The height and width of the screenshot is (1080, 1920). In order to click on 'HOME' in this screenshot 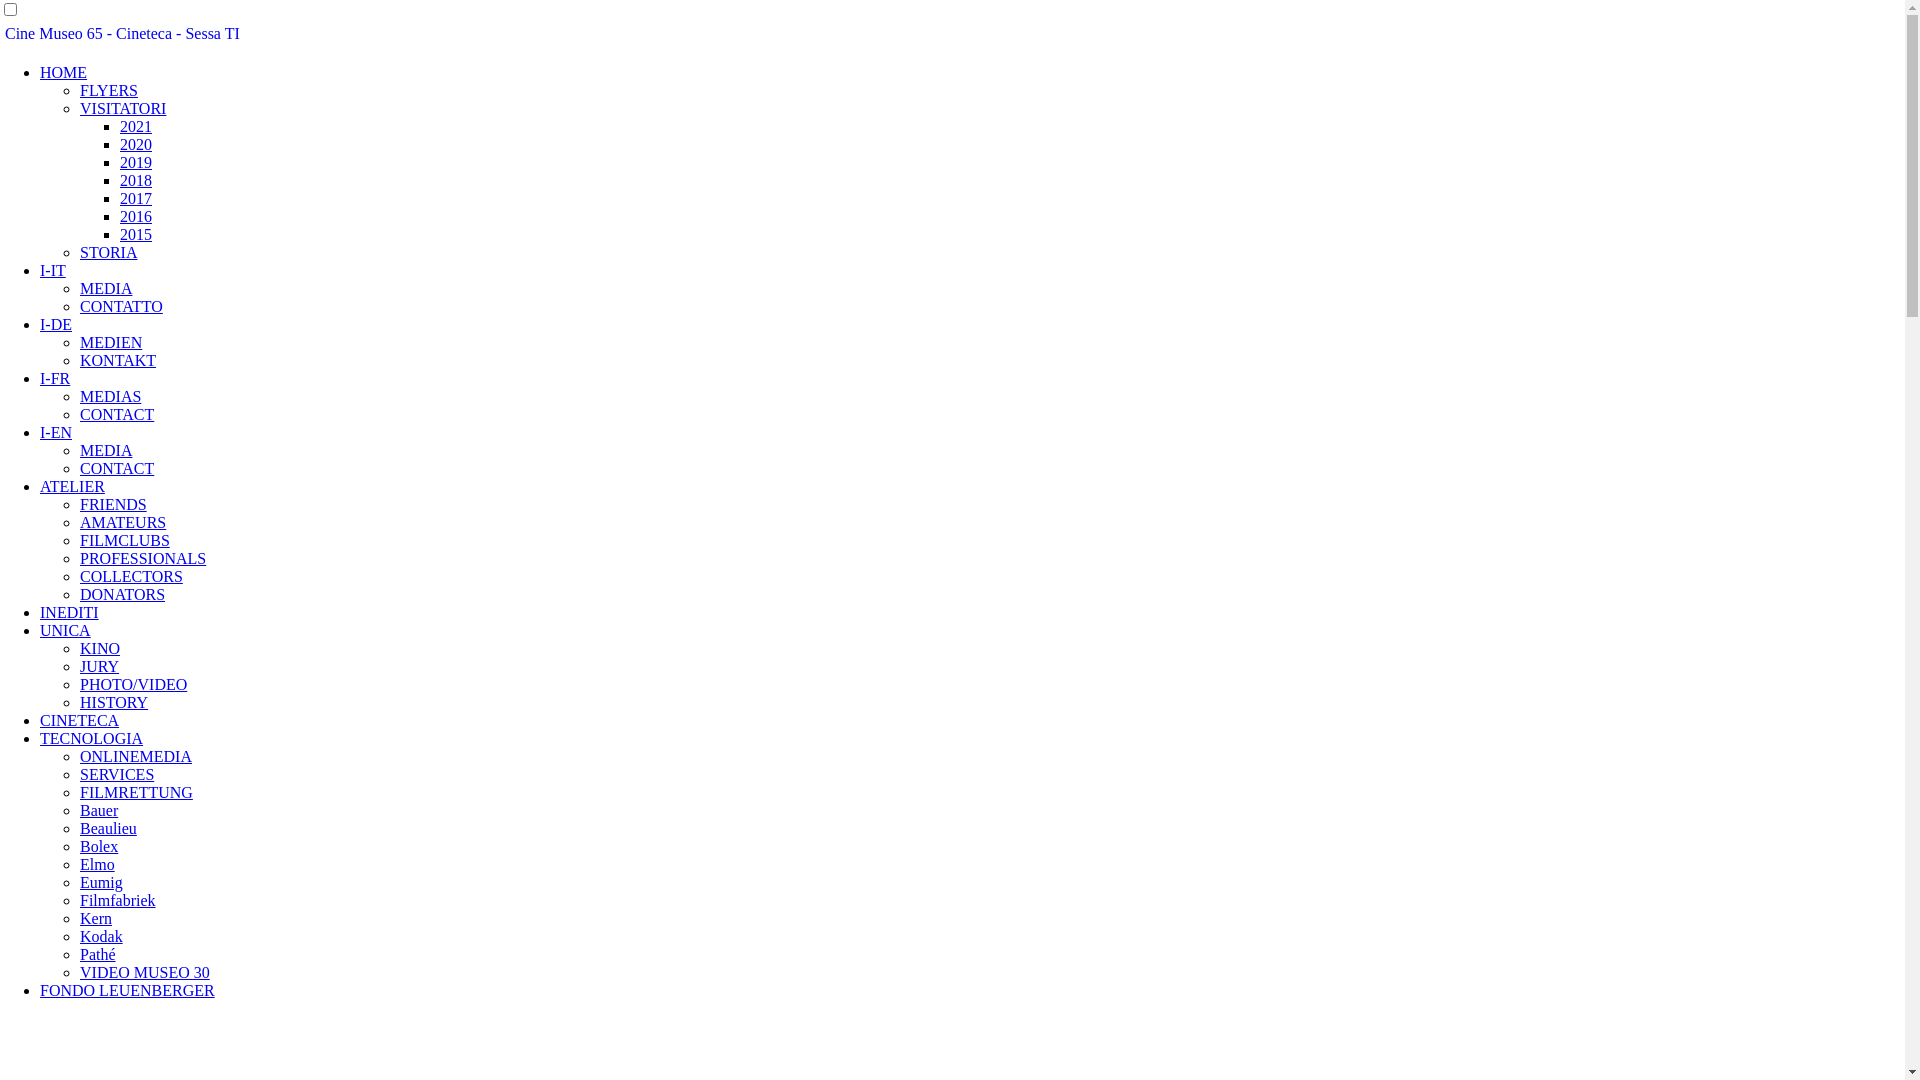, I will do `click(39, 71)`.